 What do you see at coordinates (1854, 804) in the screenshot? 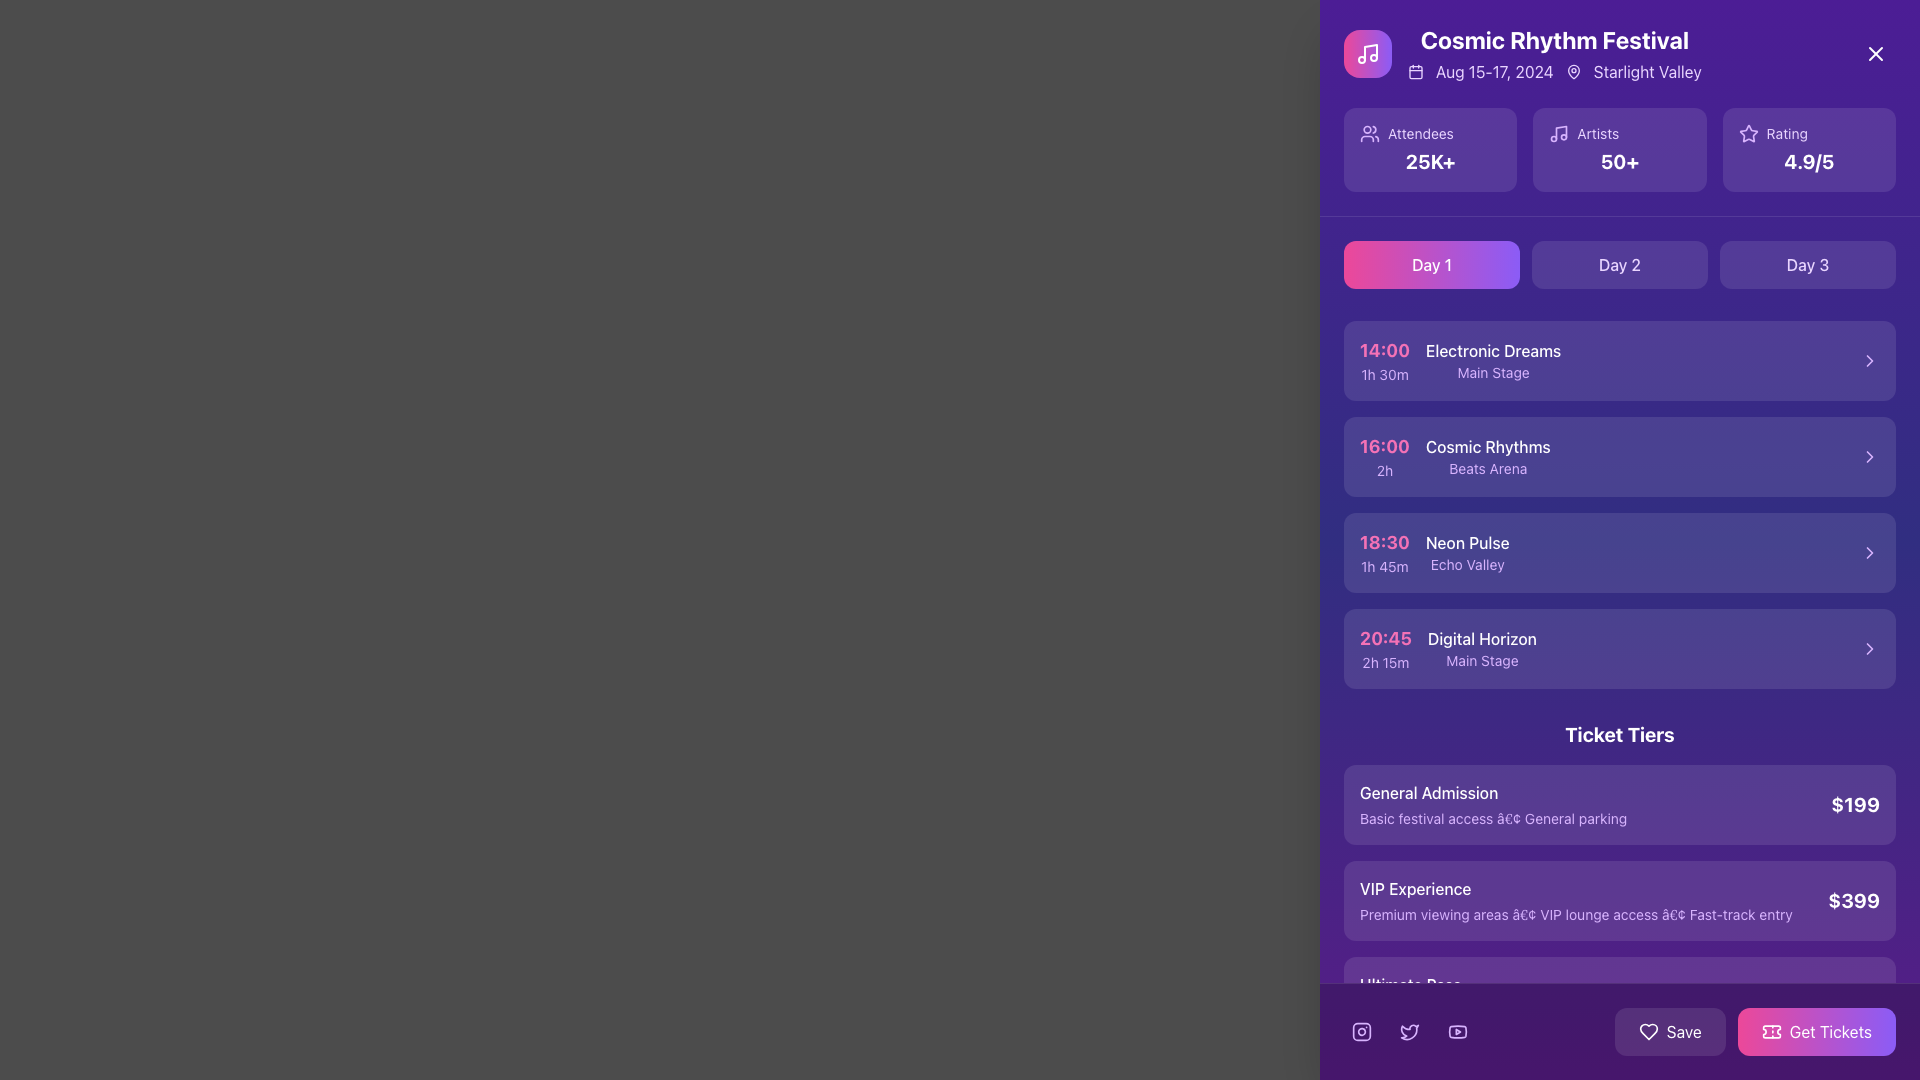
I see `the static Text label displaying the ticket price for the 'General Admission' tier located in the 'Ticket Tiers' section` at bounding box center [1854, 804].